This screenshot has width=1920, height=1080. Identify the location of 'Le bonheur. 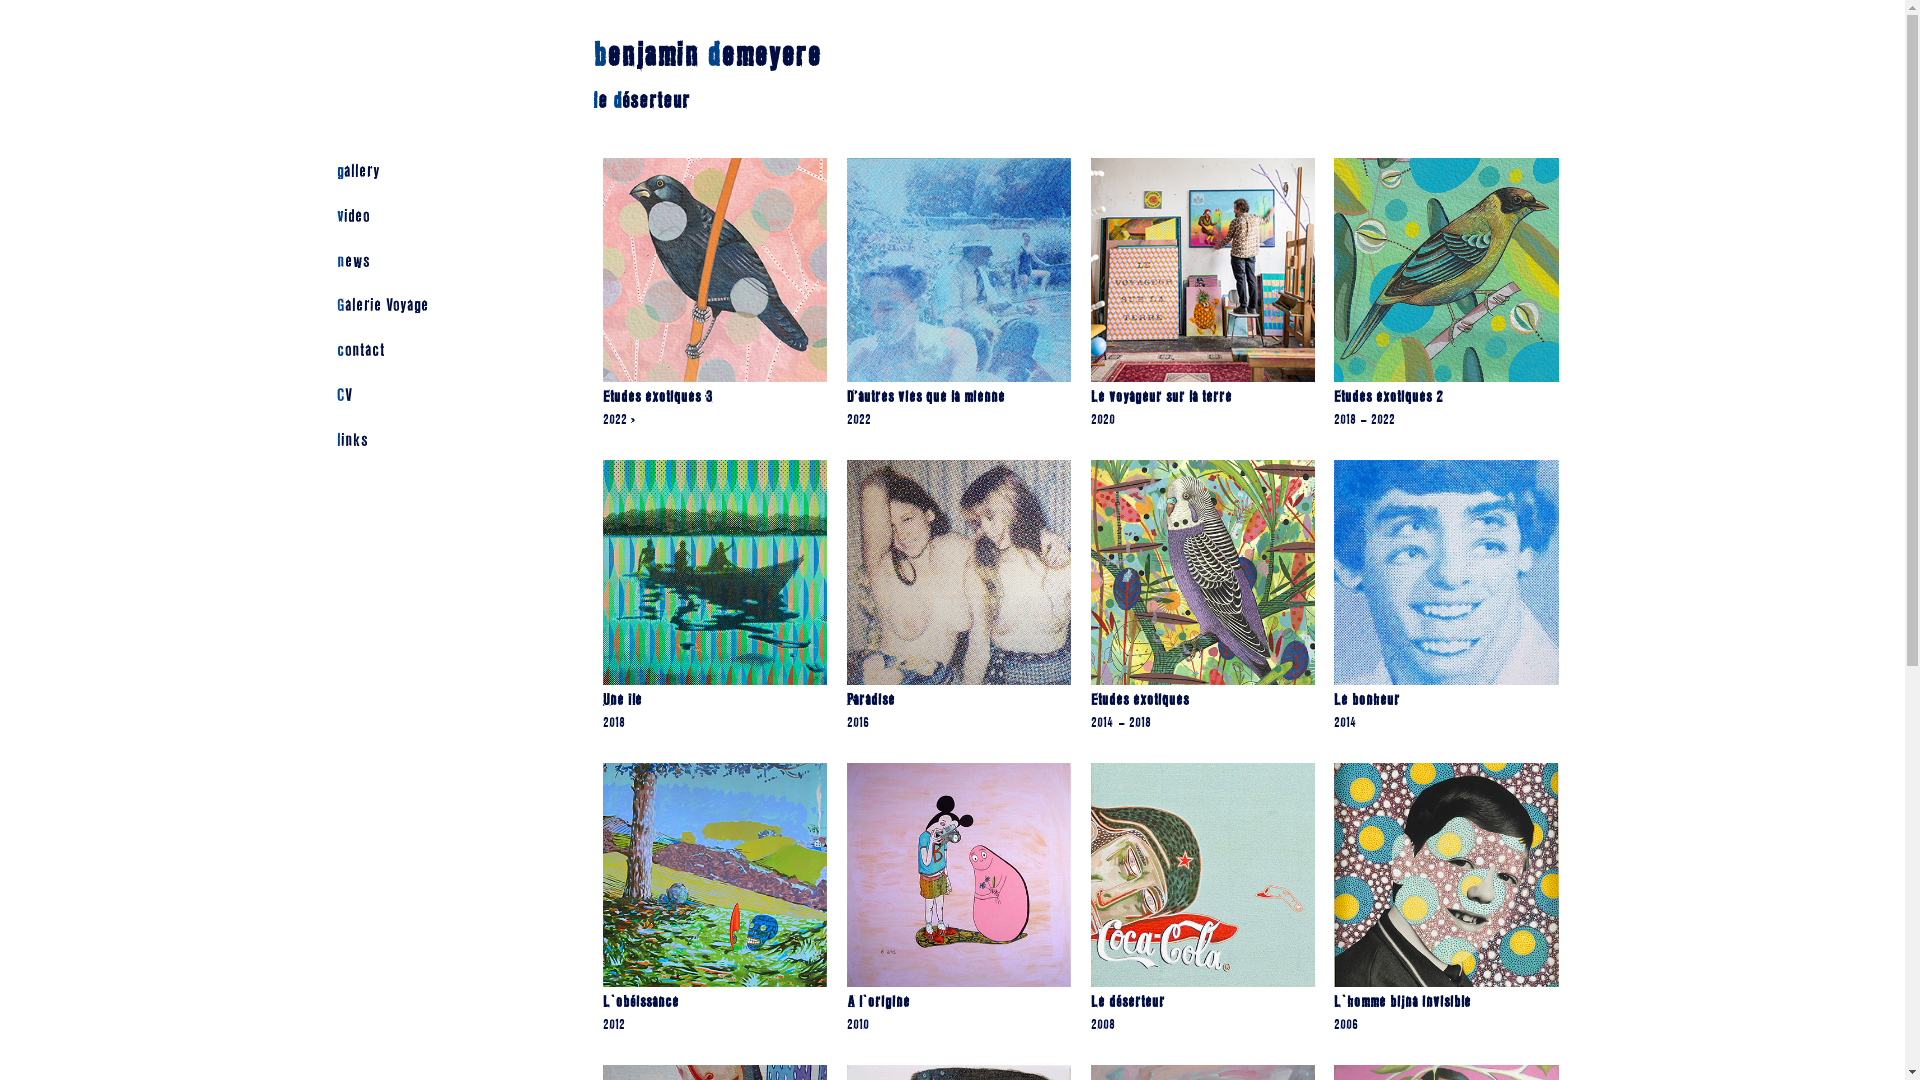
(1445, 601).